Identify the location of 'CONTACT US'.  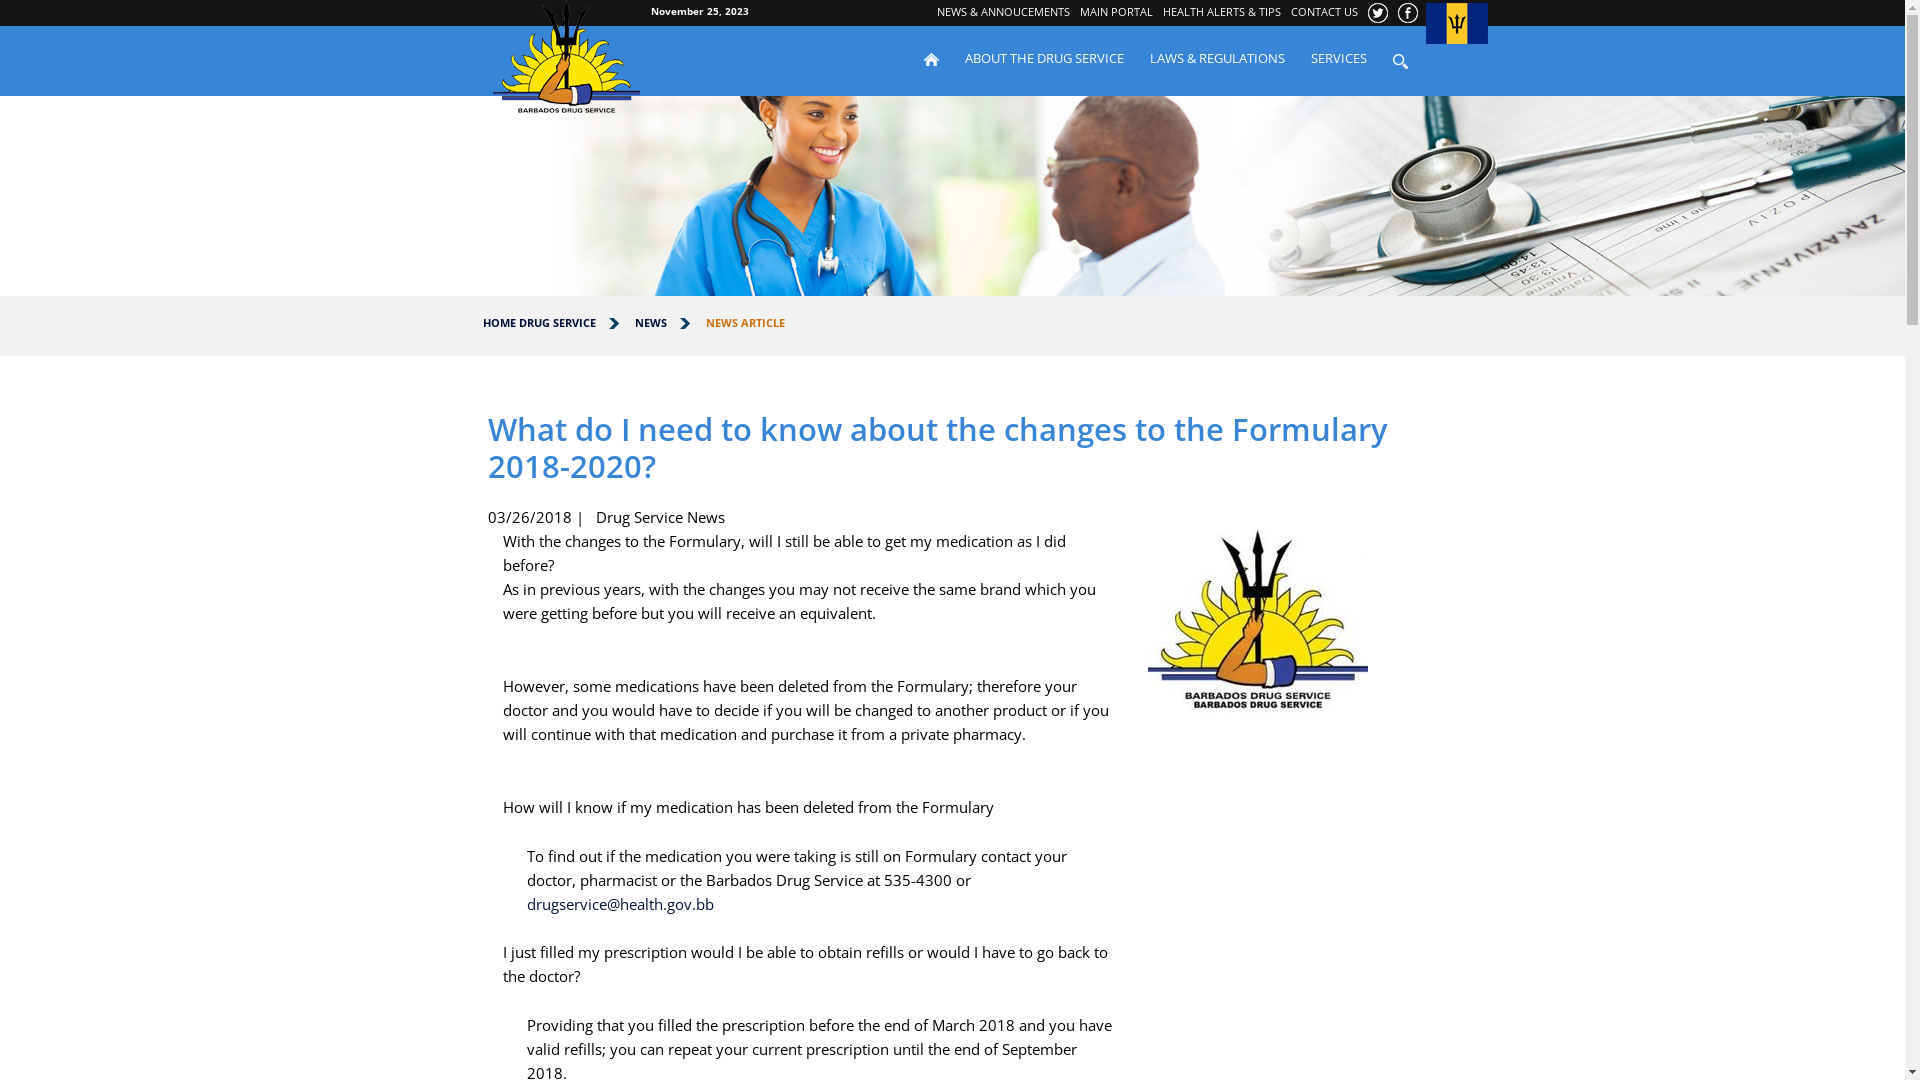
(1324, 11).